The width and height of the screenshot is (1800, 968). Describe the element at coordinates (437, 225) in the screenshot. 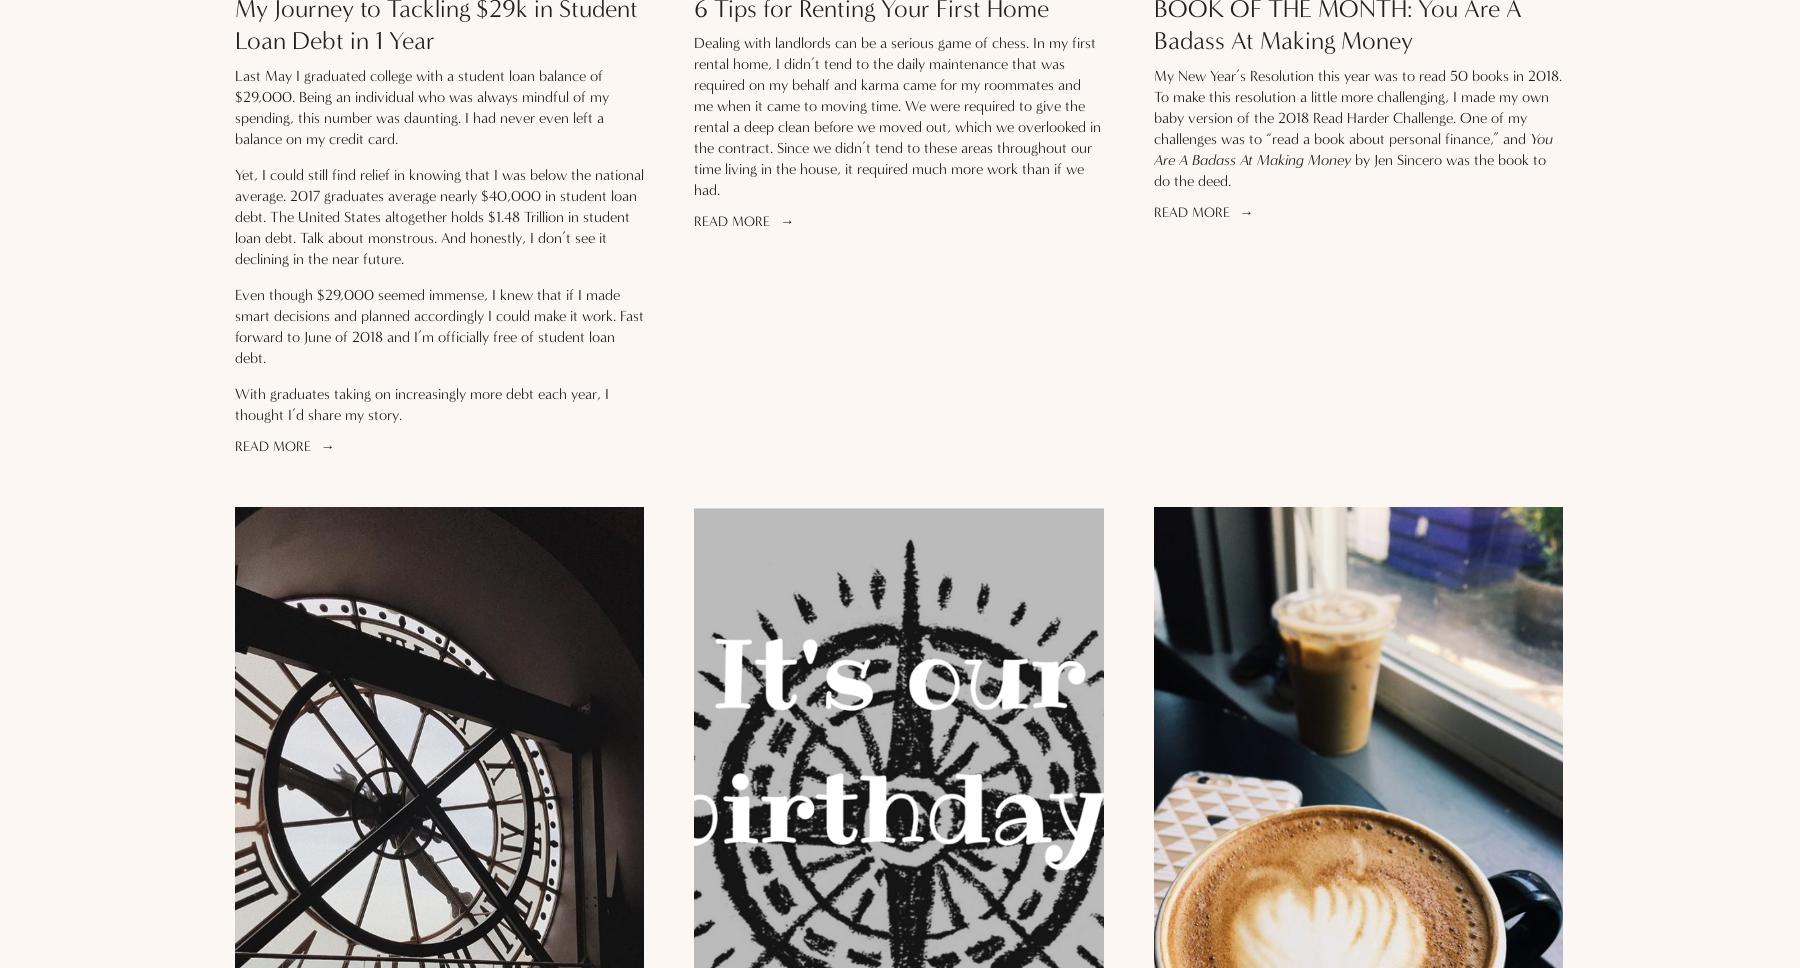

I see `'nearly $40,000 in student loan debt. The United States altogether holds $1.48 Trillion in student loan debt. Talk about monstrous. And honestly, I don’t see it declining in the near future.'` at that location.